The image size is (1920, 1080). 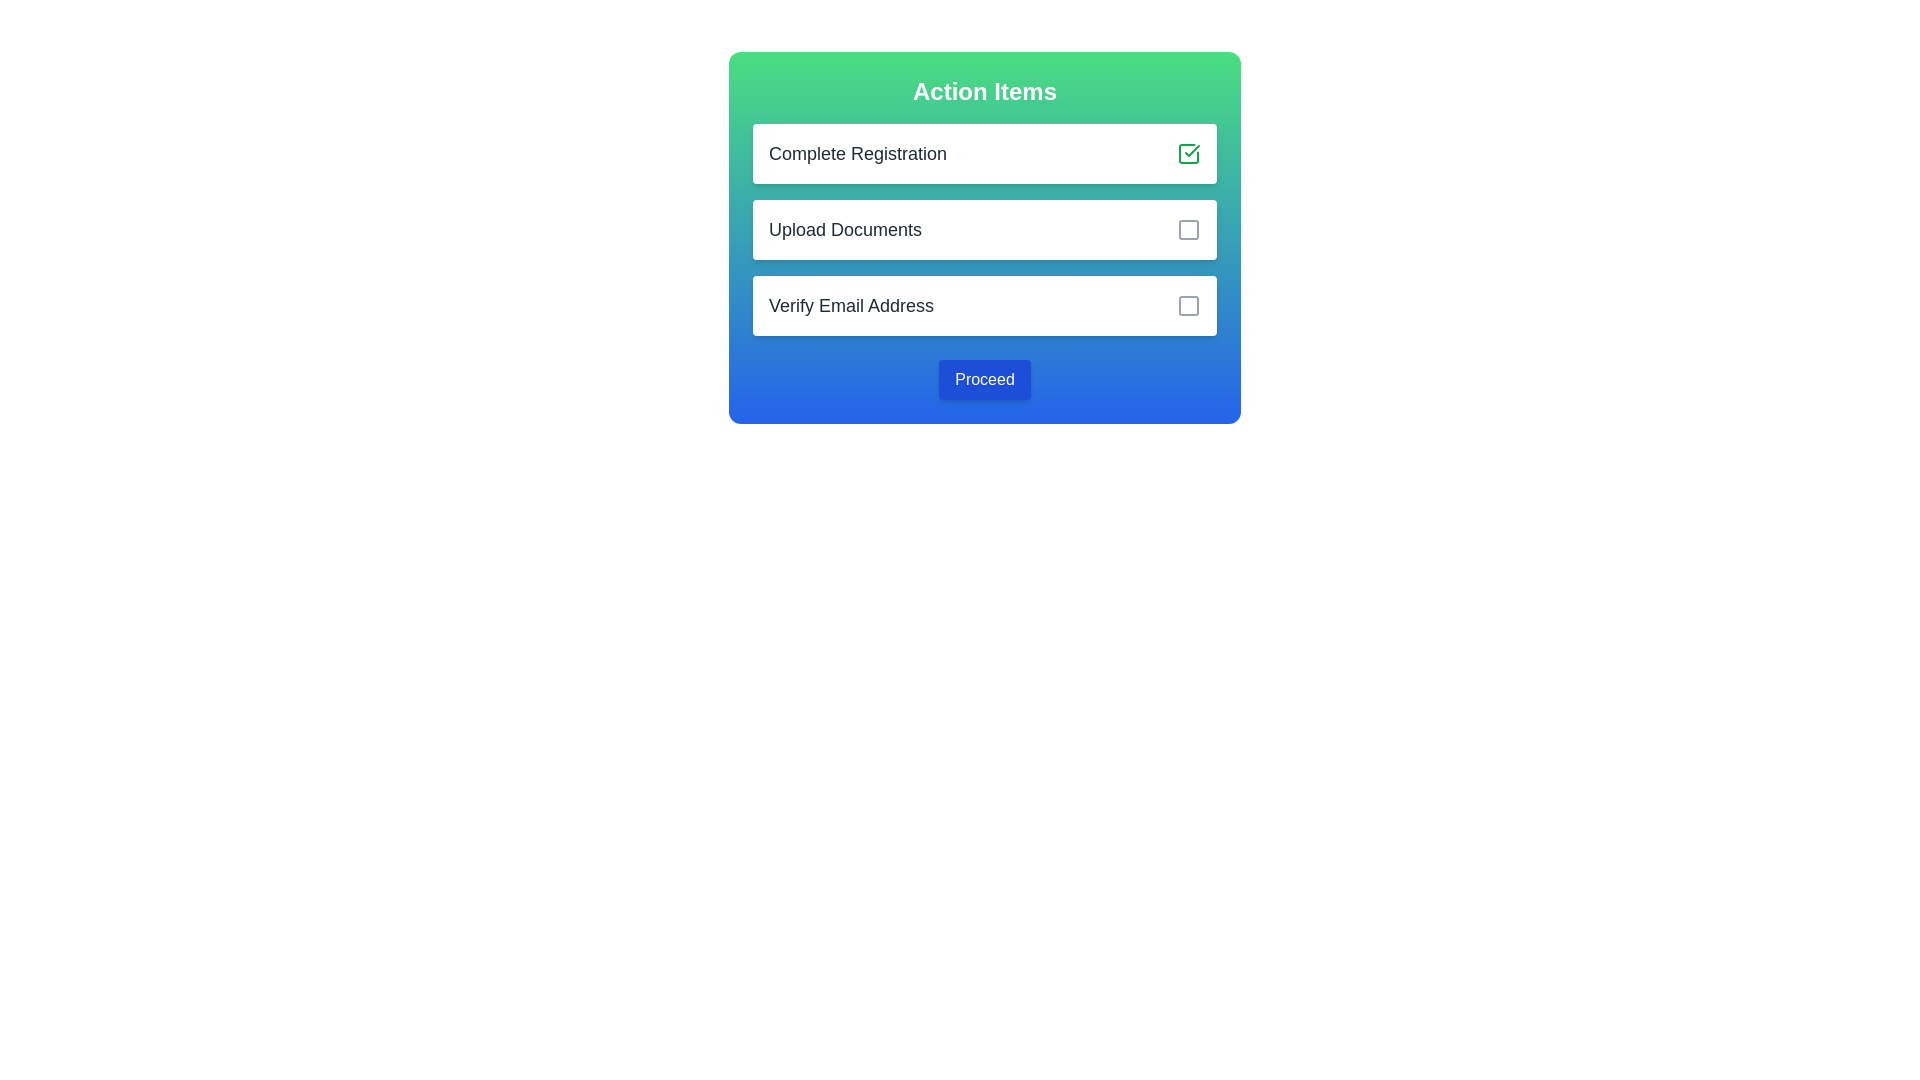 What do you see at coordinates (1189, 305) in the screenshot?
I see `the Checkbox Indicator located in the 'Verify Email Address' section of the action items interface to trigger a tooltip` at bounding box center [1189, 305].